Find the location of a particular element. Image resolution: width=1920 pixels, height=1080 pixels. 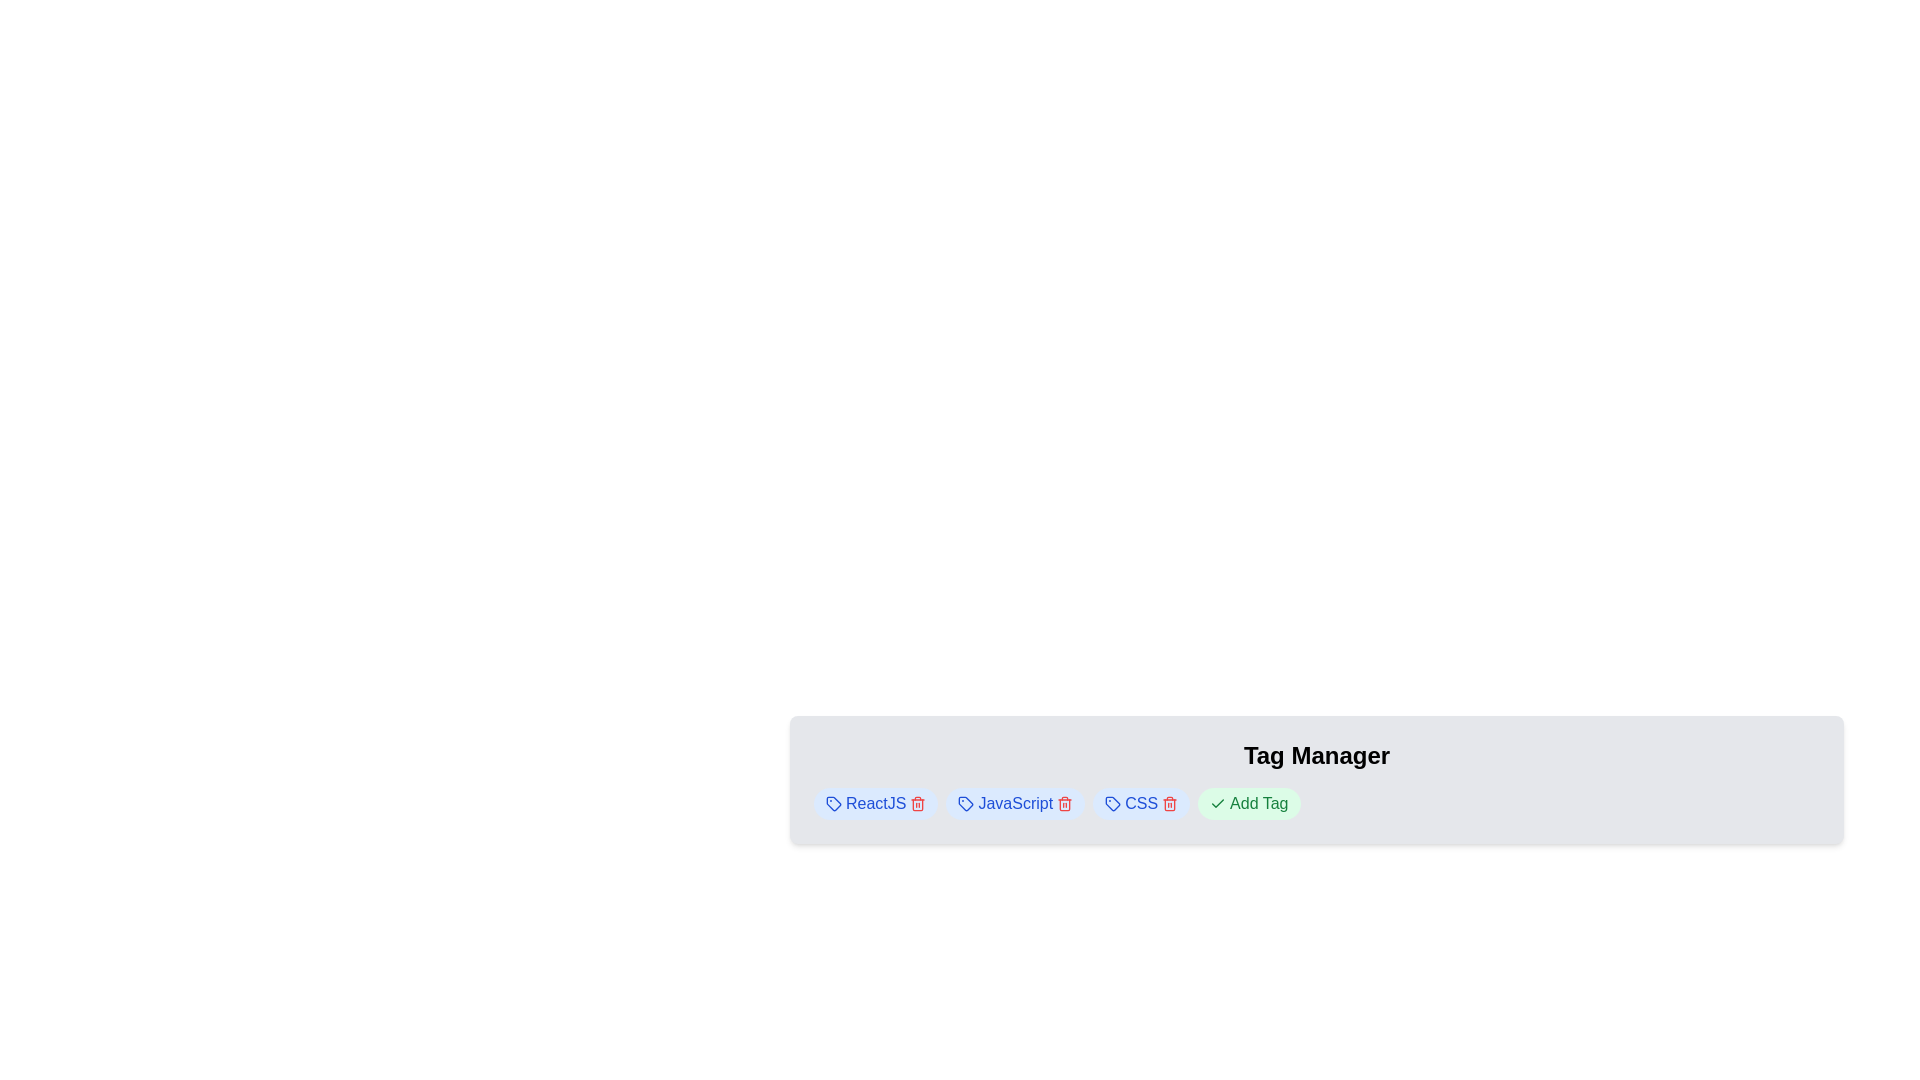

on the 'ReactJS' tag element, which is styled with a blue font and a light blue rounded background is located at coordinates (876, 802).